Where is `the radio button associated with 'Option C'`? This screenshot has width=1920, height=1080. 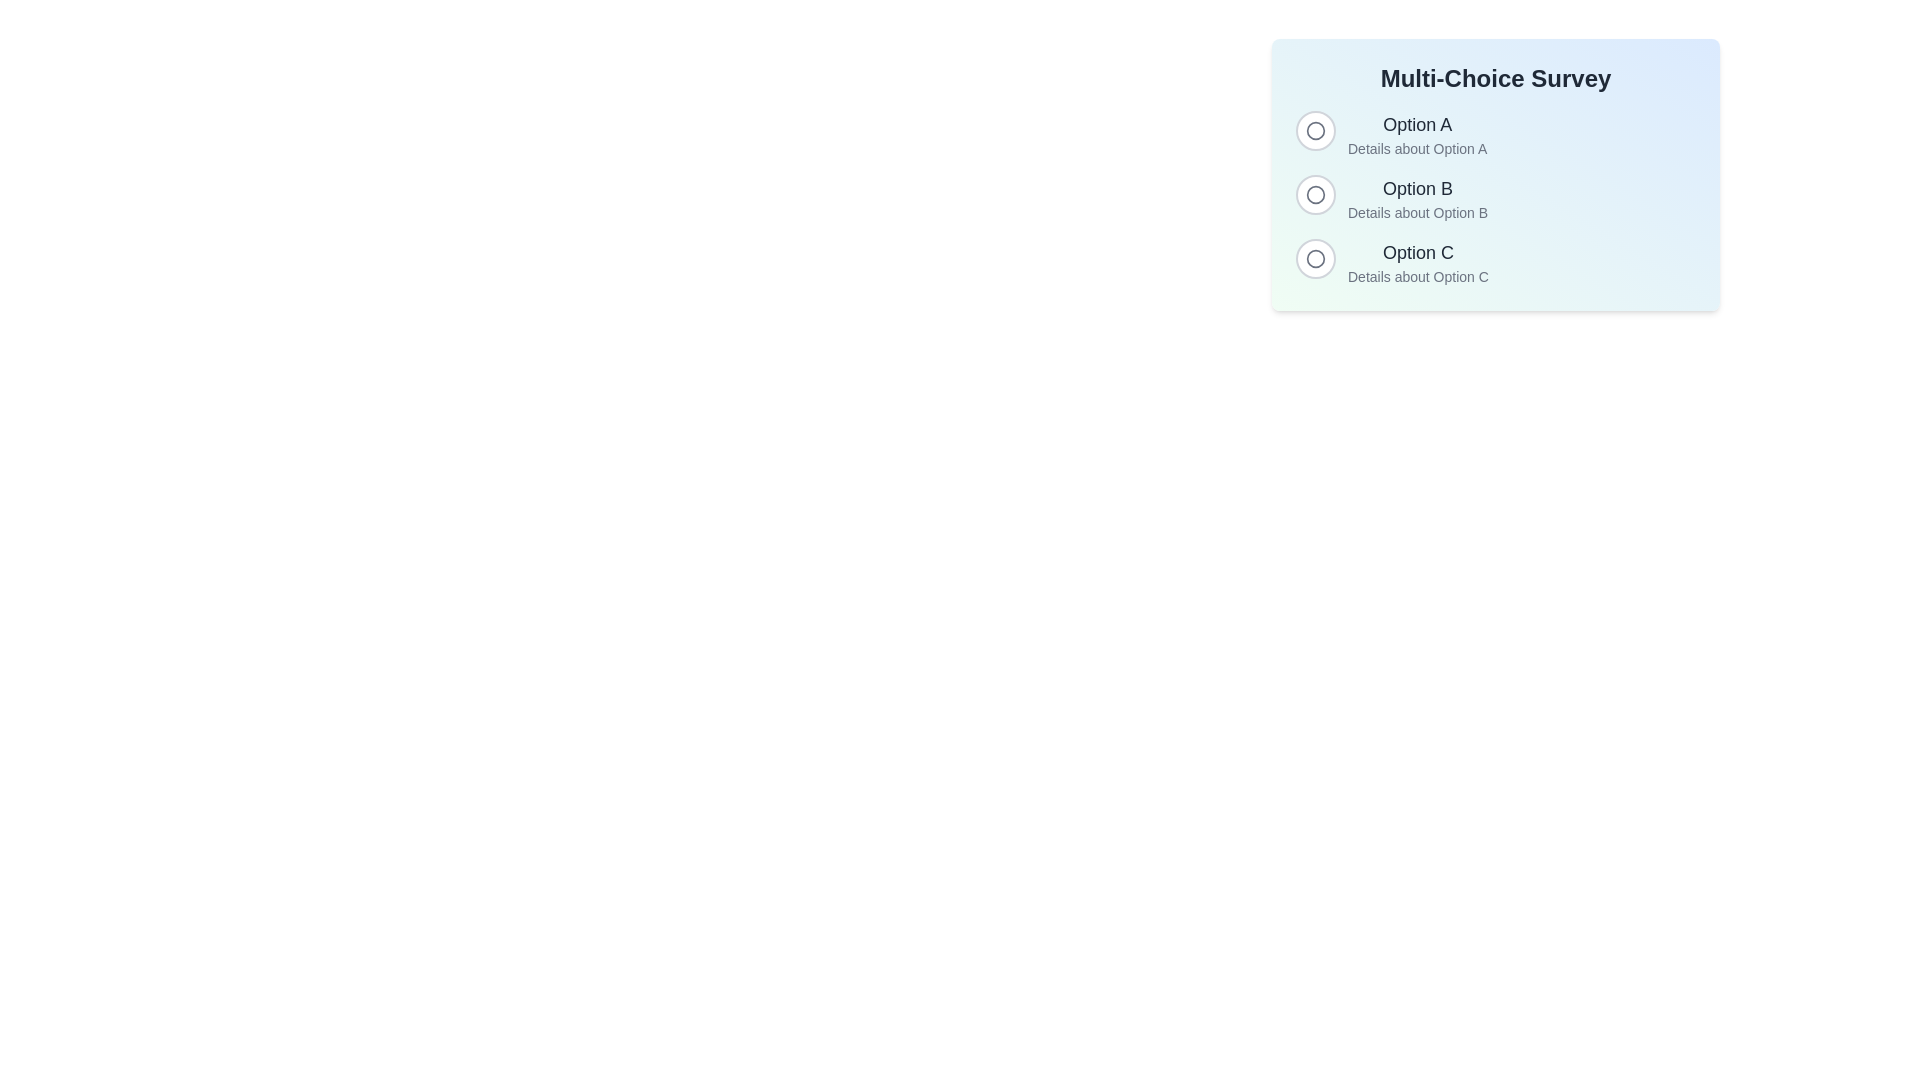 the radio button associated with 'Option C' is located at coordinates (1315, 257).